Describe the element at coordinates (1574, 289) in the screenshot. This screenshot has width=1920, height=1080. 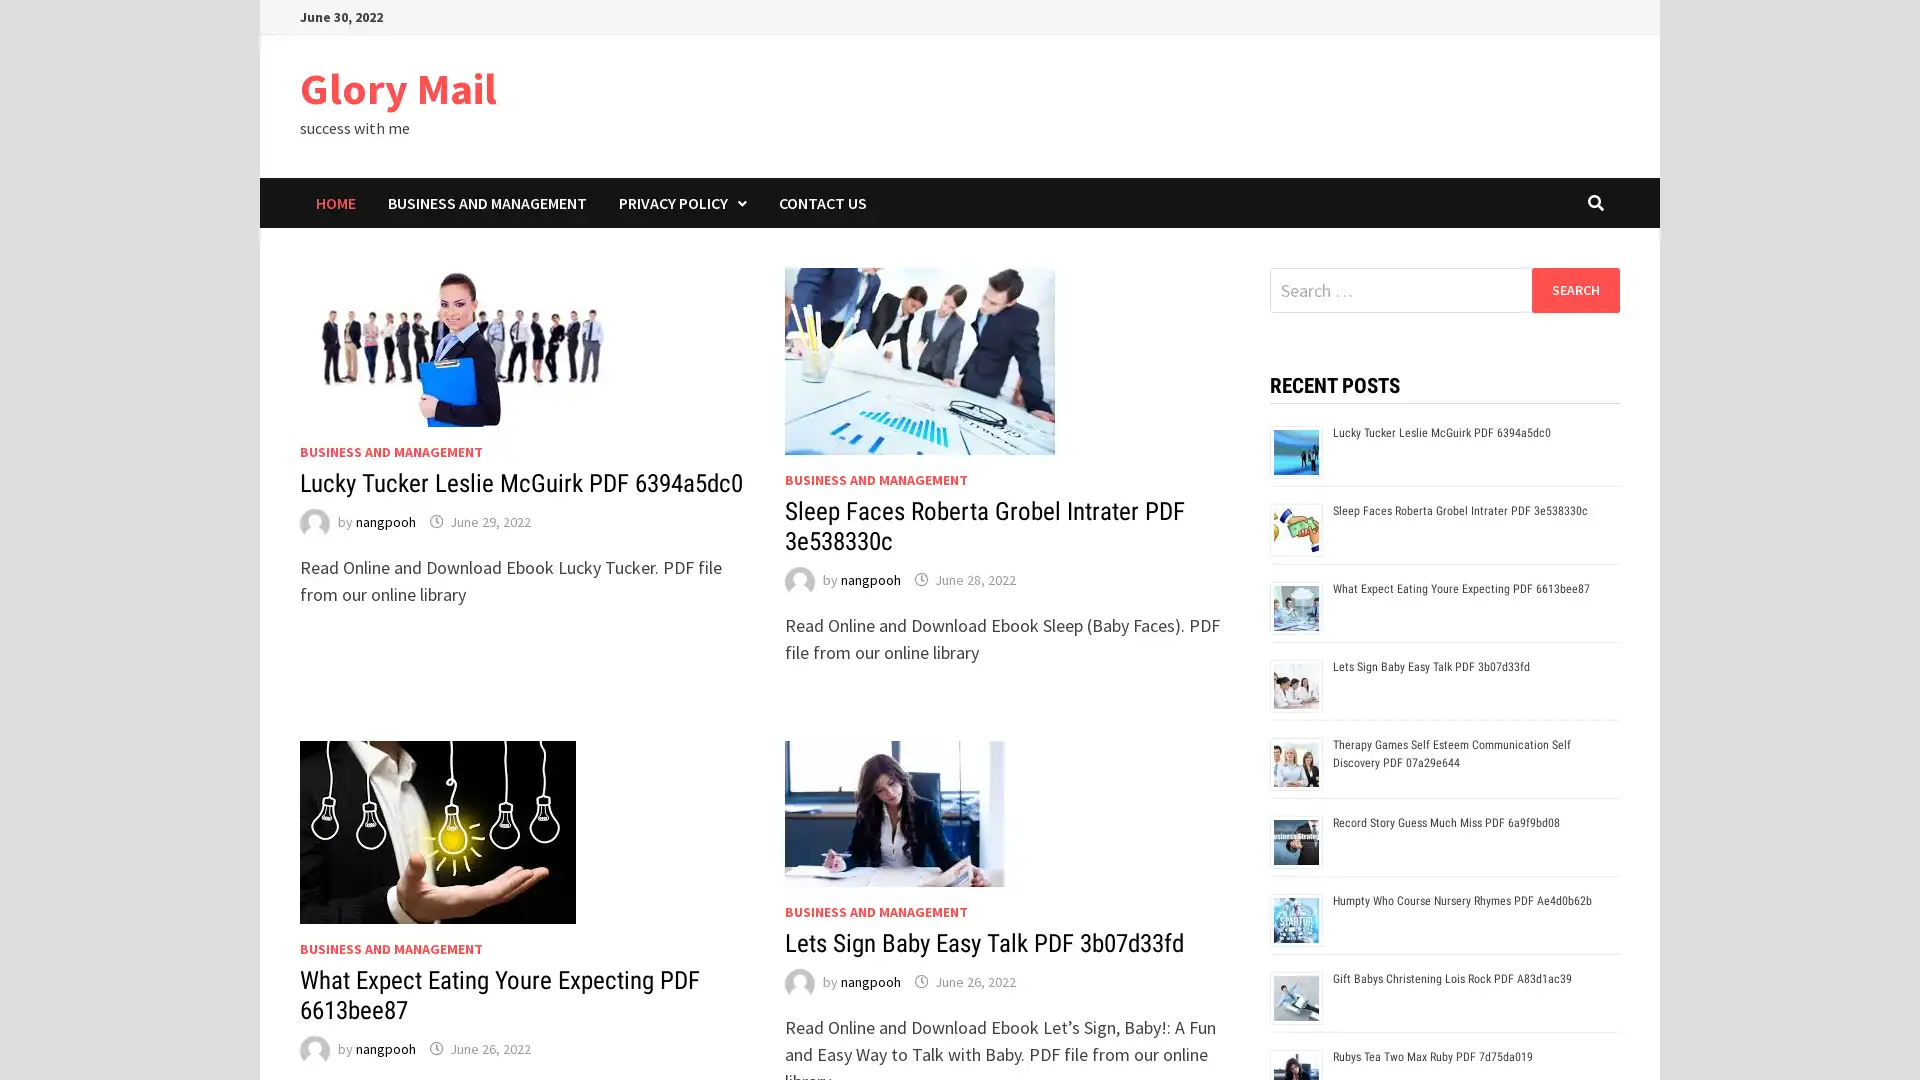
I see `Search` at that location.